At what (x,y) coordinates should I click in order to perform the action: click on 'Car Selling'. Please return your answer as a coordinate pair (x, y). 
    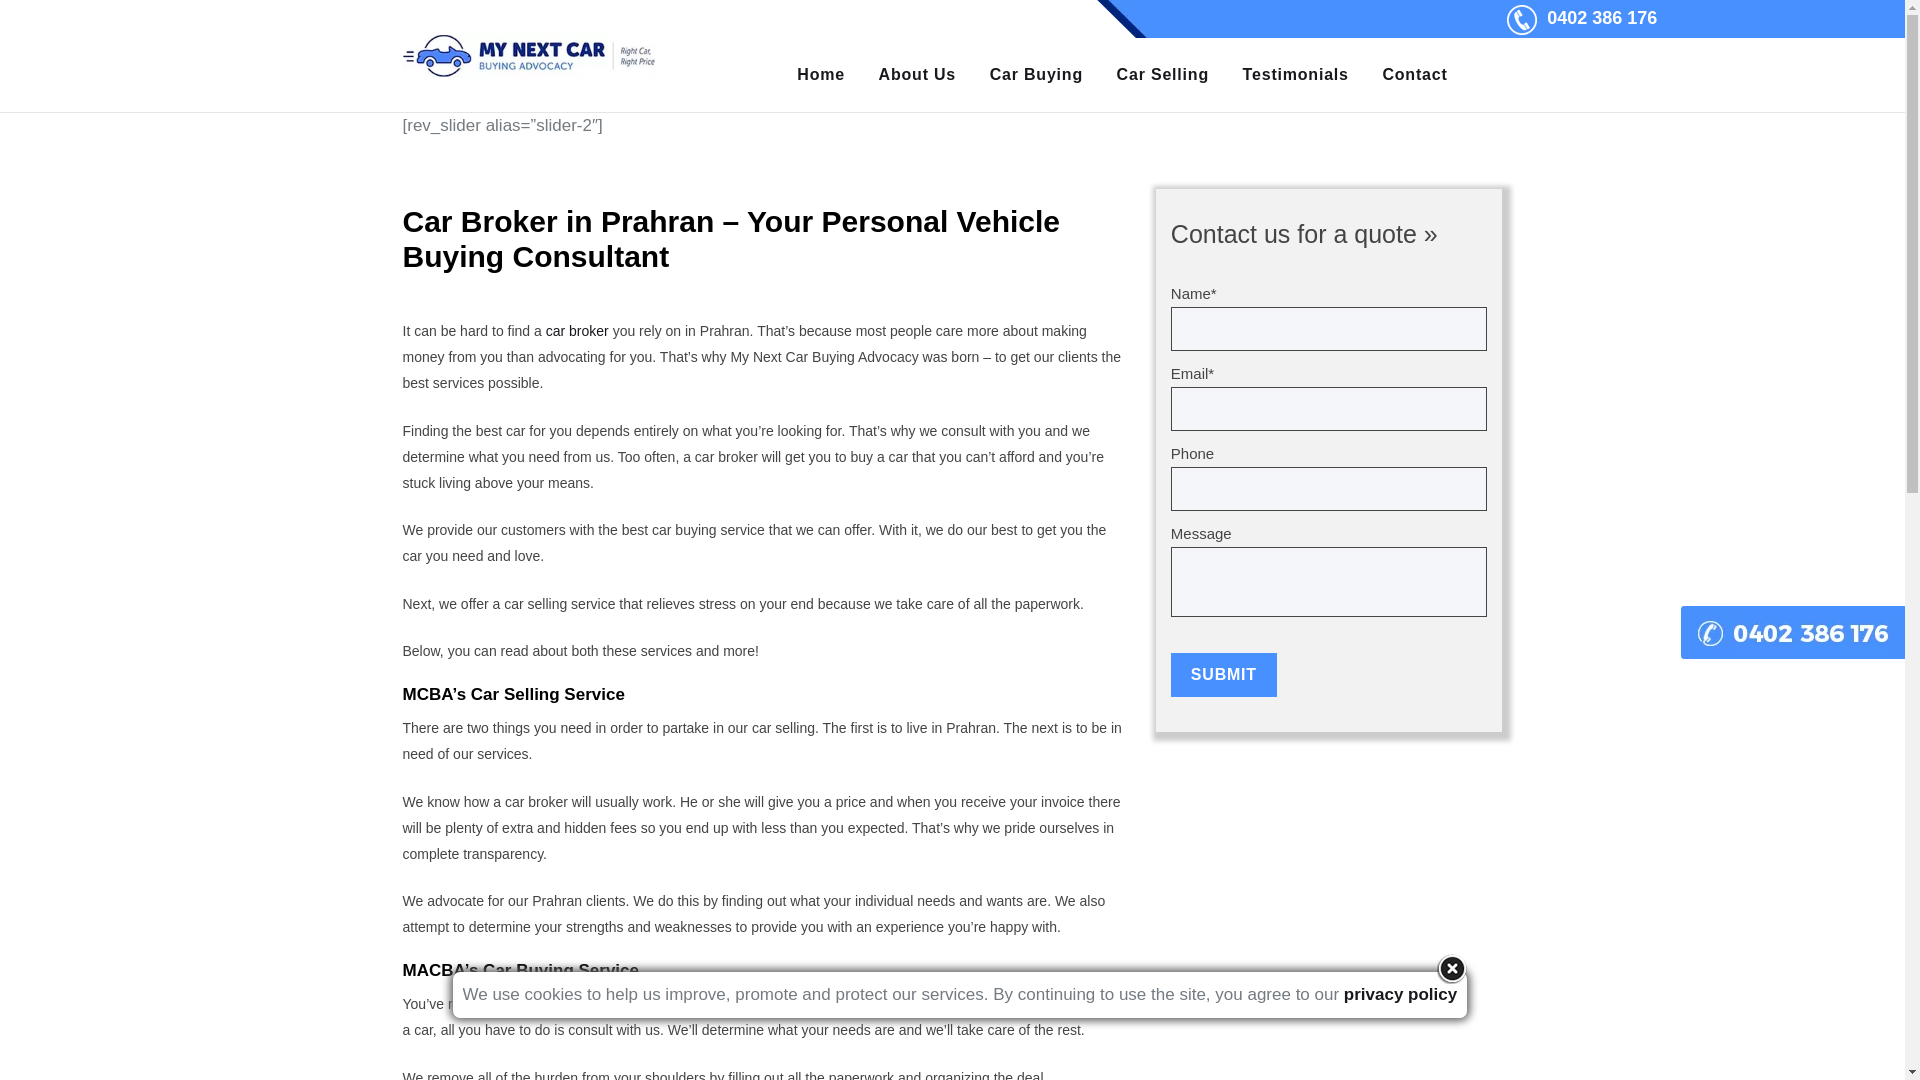
    Looking at the image, I should click on (1162, 73).